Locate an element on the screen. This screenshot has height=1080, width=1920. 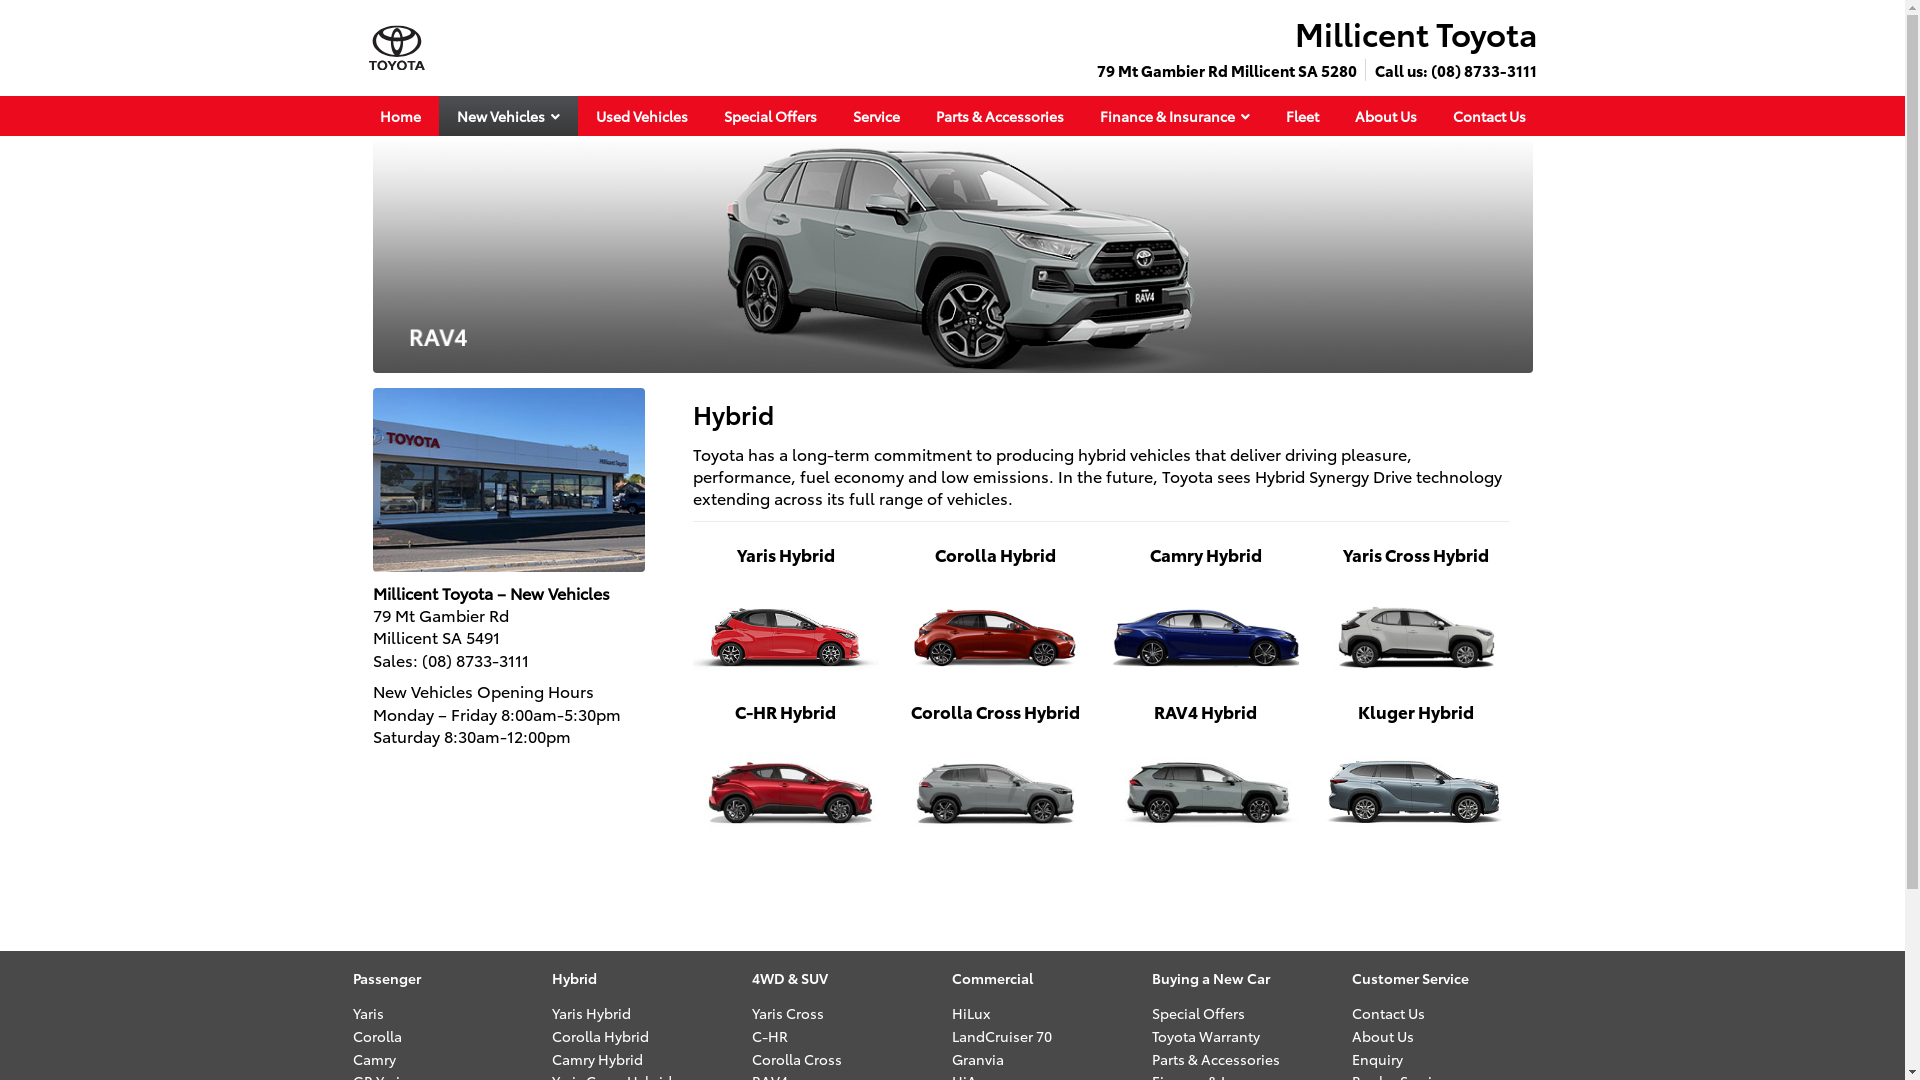
'HiLux' is located at coordinates (970, 1013).